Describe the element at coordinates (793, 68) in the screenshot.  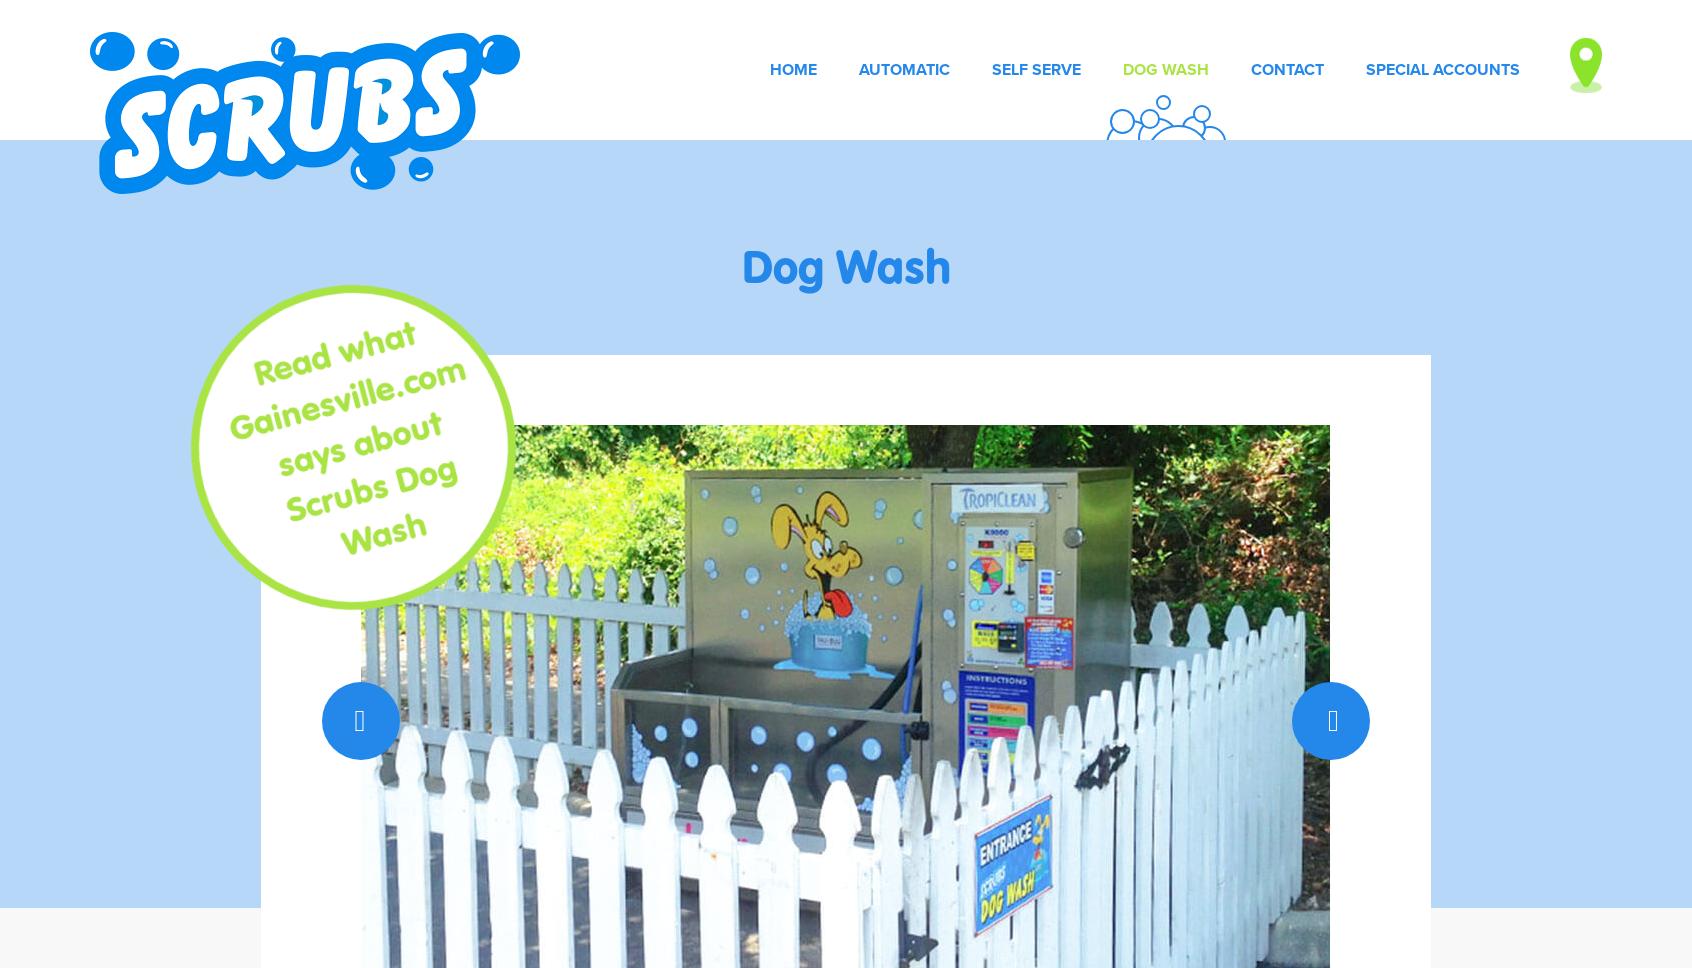
I see `'Home'` at that location.